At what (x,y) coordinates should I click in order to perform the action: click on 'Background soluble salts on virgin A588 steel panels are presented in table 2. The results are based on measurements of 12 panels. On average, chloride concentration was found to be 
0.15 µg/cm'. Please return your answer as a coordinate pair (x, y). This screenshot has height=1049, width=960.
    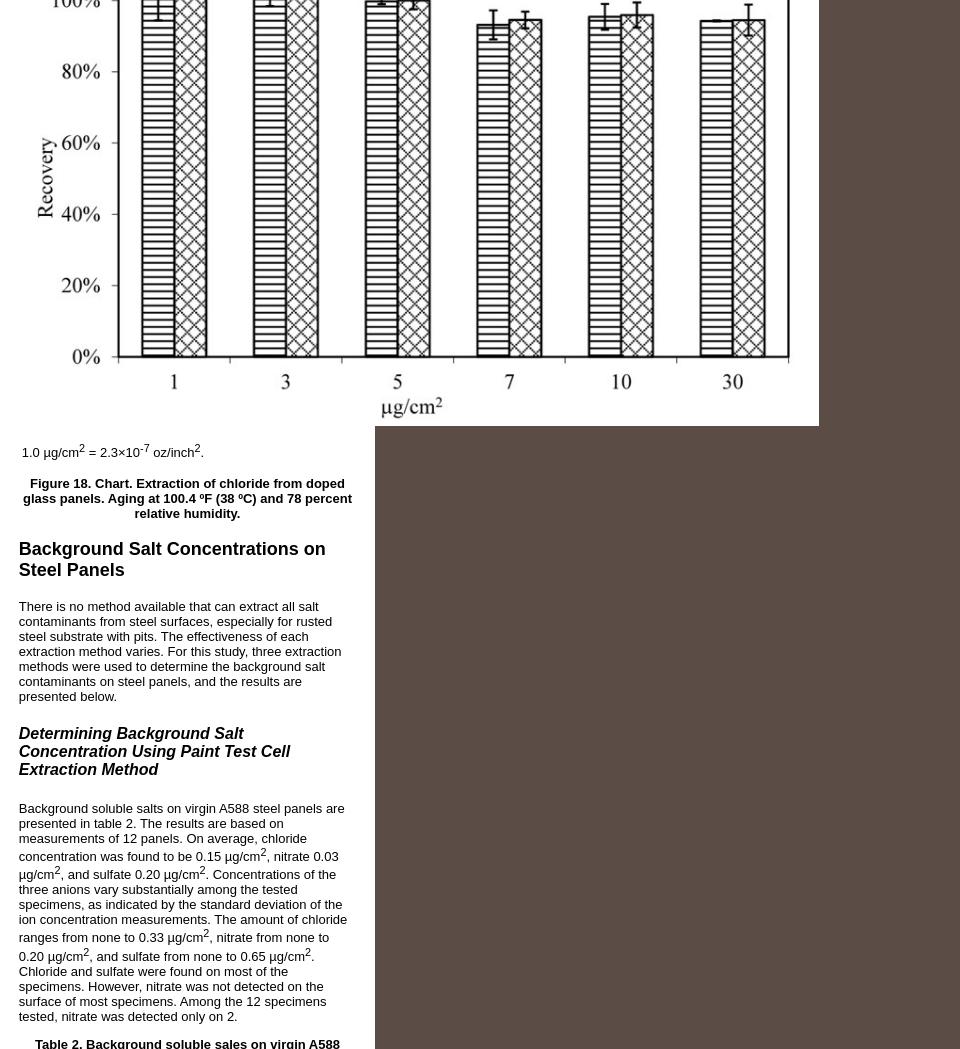
    Looking at the image, I should click on (179, 830).